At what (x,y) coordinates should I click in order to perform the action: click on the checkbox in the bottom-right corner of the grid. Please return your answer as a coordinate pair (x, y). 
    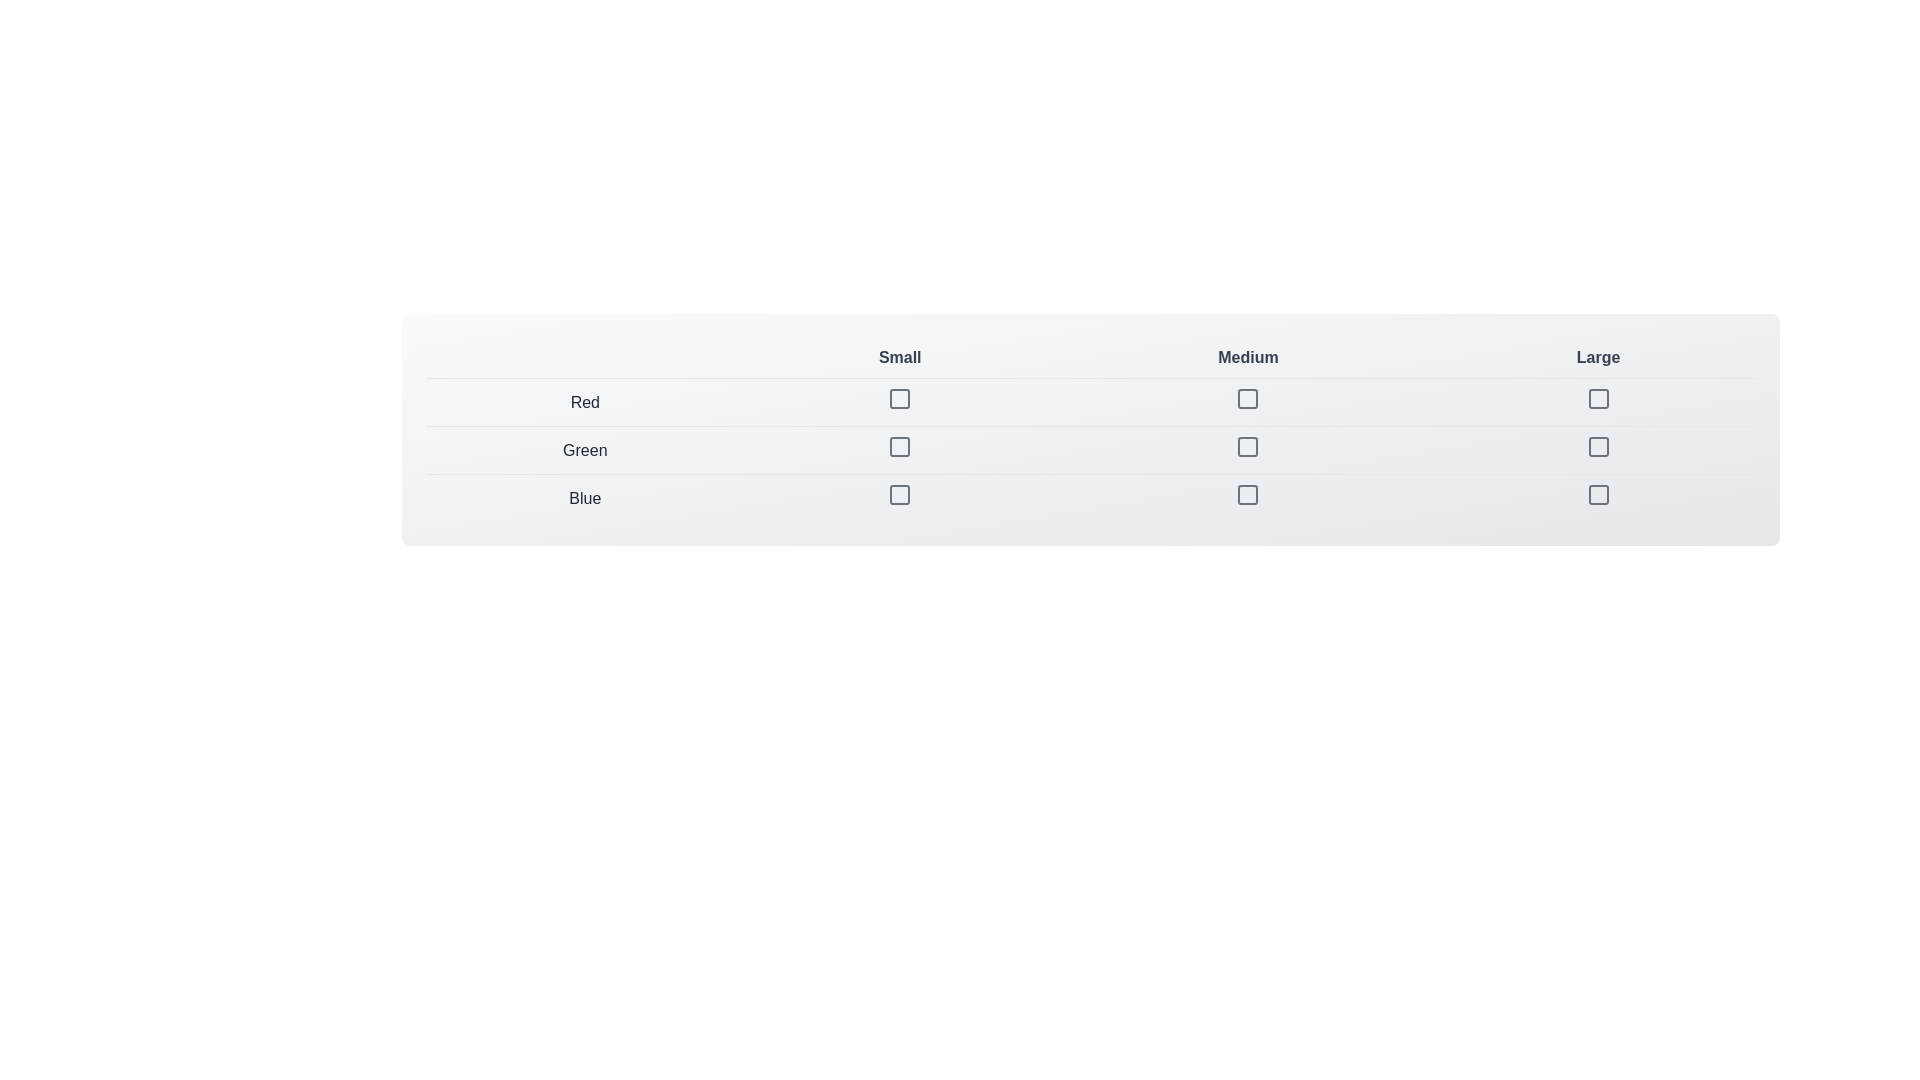
    Looking at the image, I should click on (1597, 494).